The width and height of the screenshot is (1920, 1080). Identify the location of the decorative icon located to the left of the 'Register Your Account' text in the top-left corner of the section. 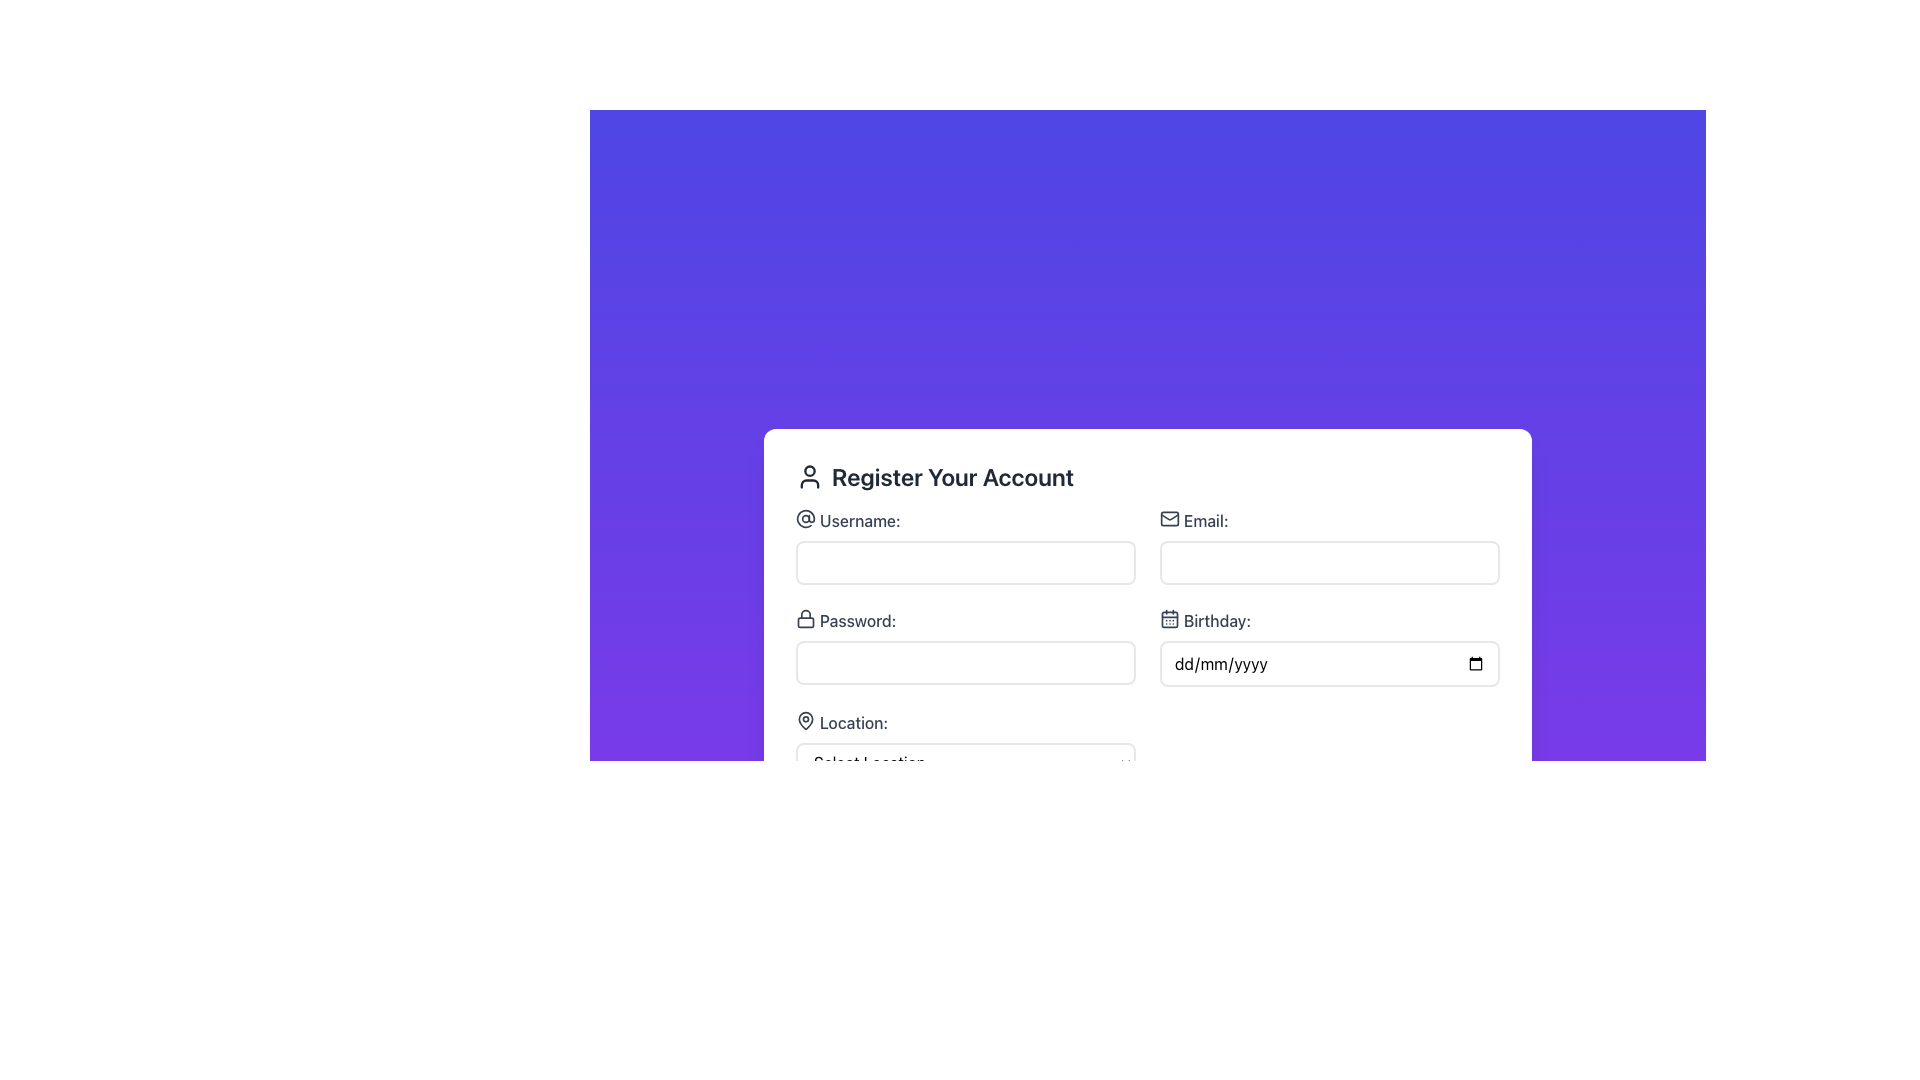
(810, 477).